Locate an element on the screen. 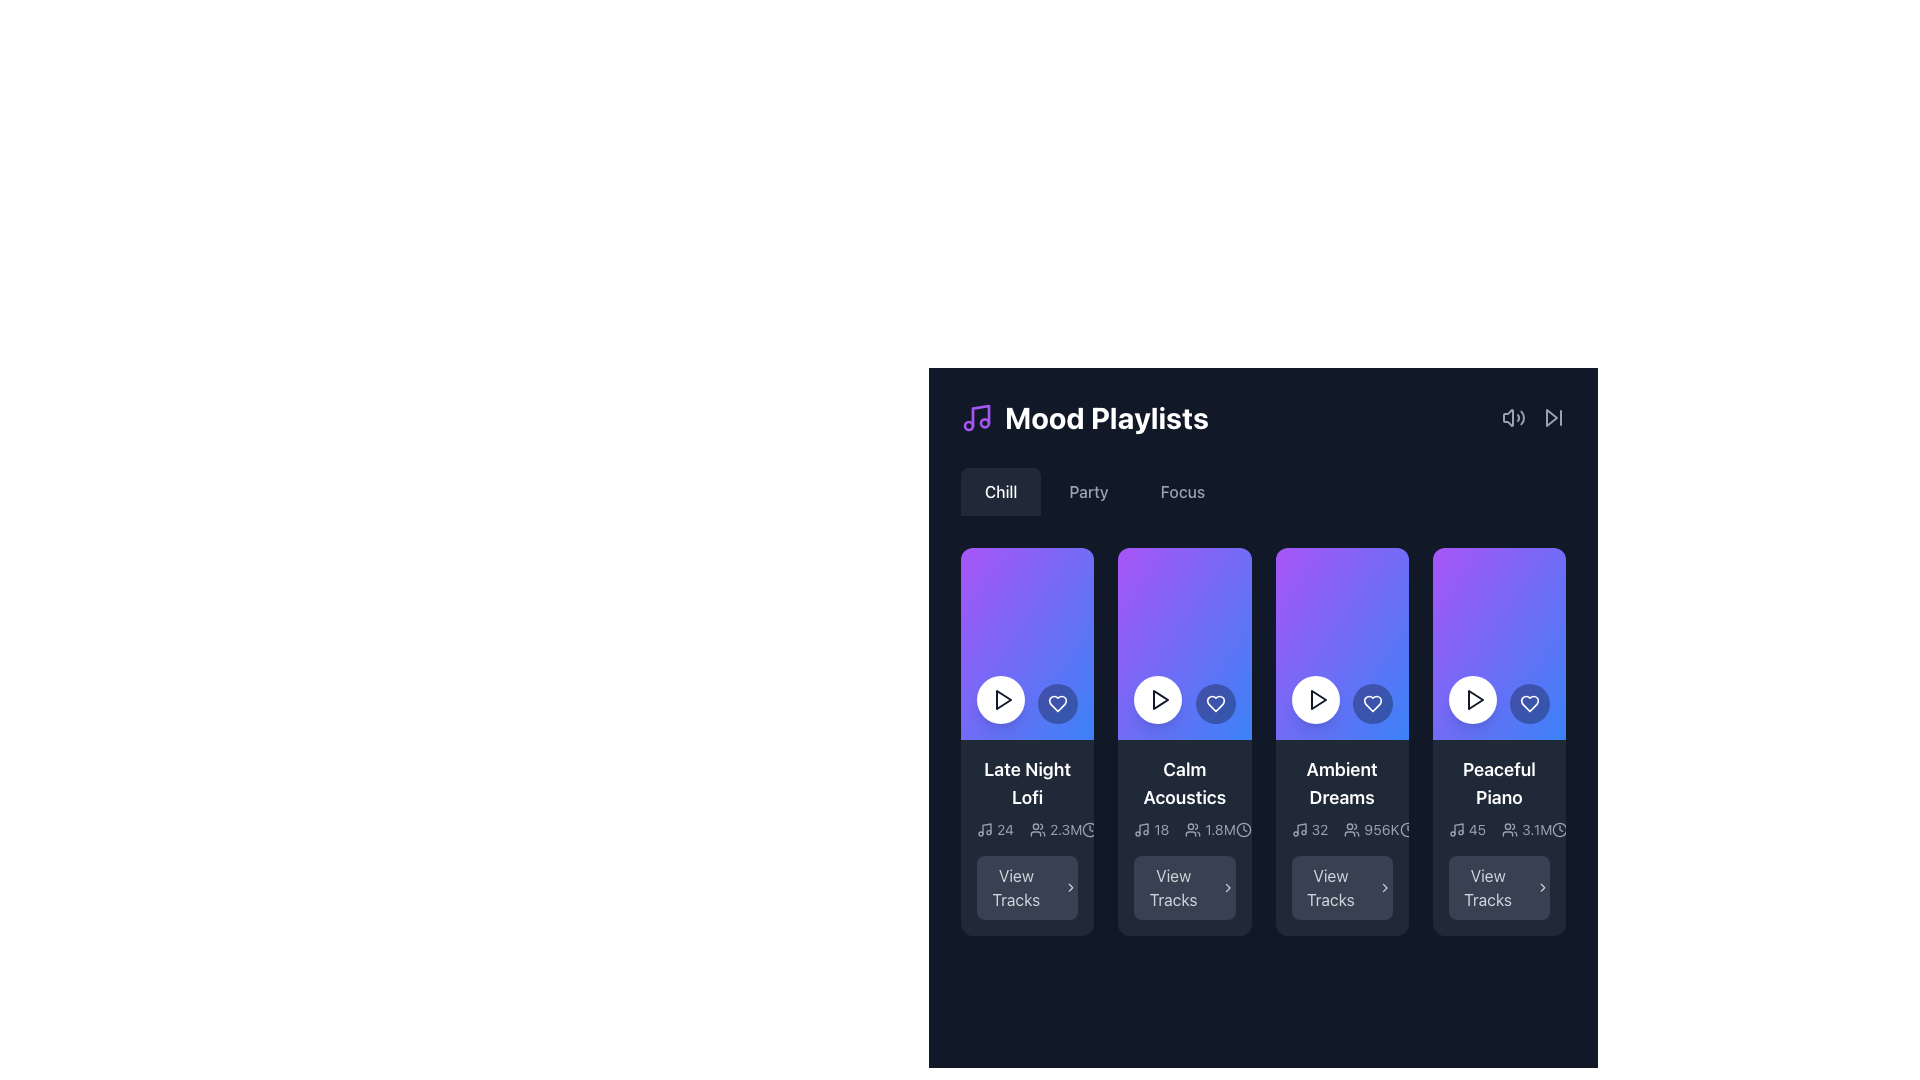  the musical note icon component within the SVG graphic, which represents the note stem and flag, located in the top-left corner near the 'Mood Playlists' title is located at coordinates (987, 829).